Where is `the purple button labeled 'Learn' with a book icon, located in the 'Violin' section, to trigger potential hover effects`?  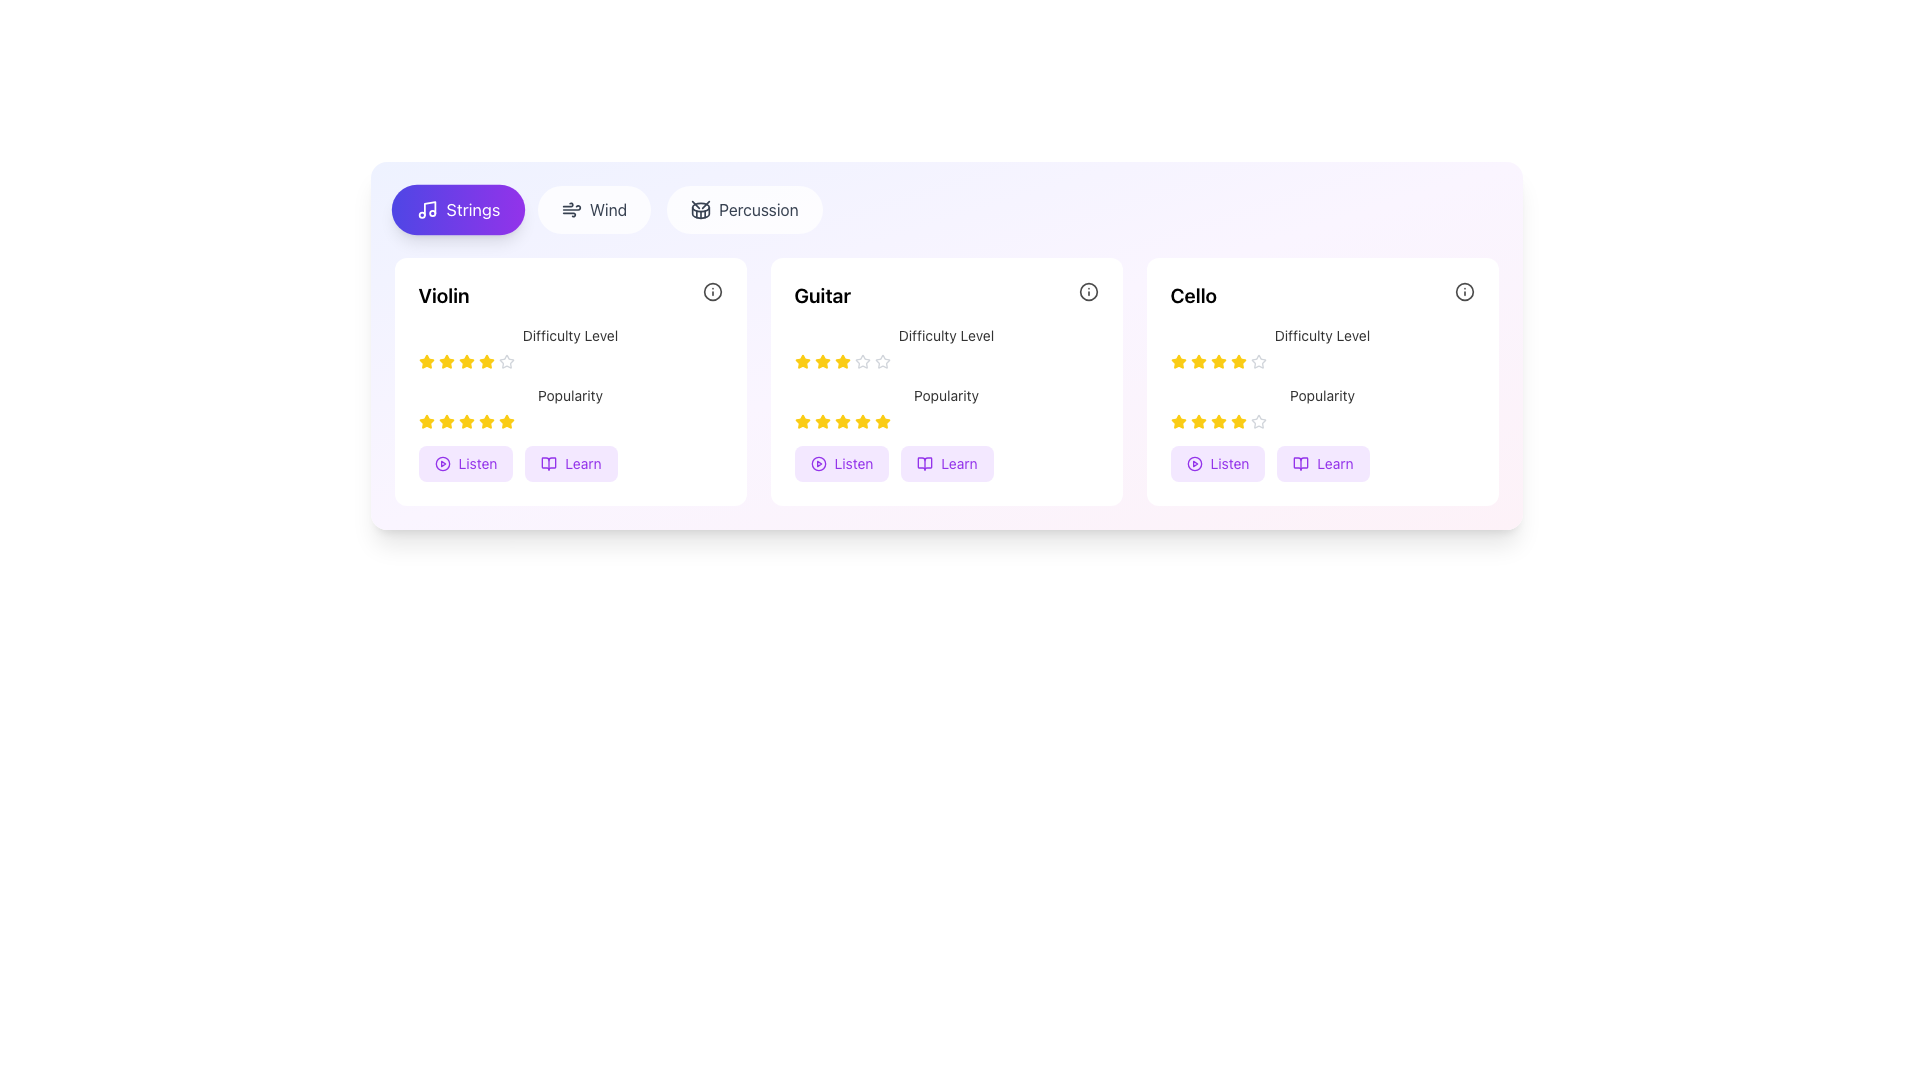 the purple button labeled 'Learn' with a book icon, located in the 'Violin' section, to trigger potential hover effects is located at coordinates (570, 463).